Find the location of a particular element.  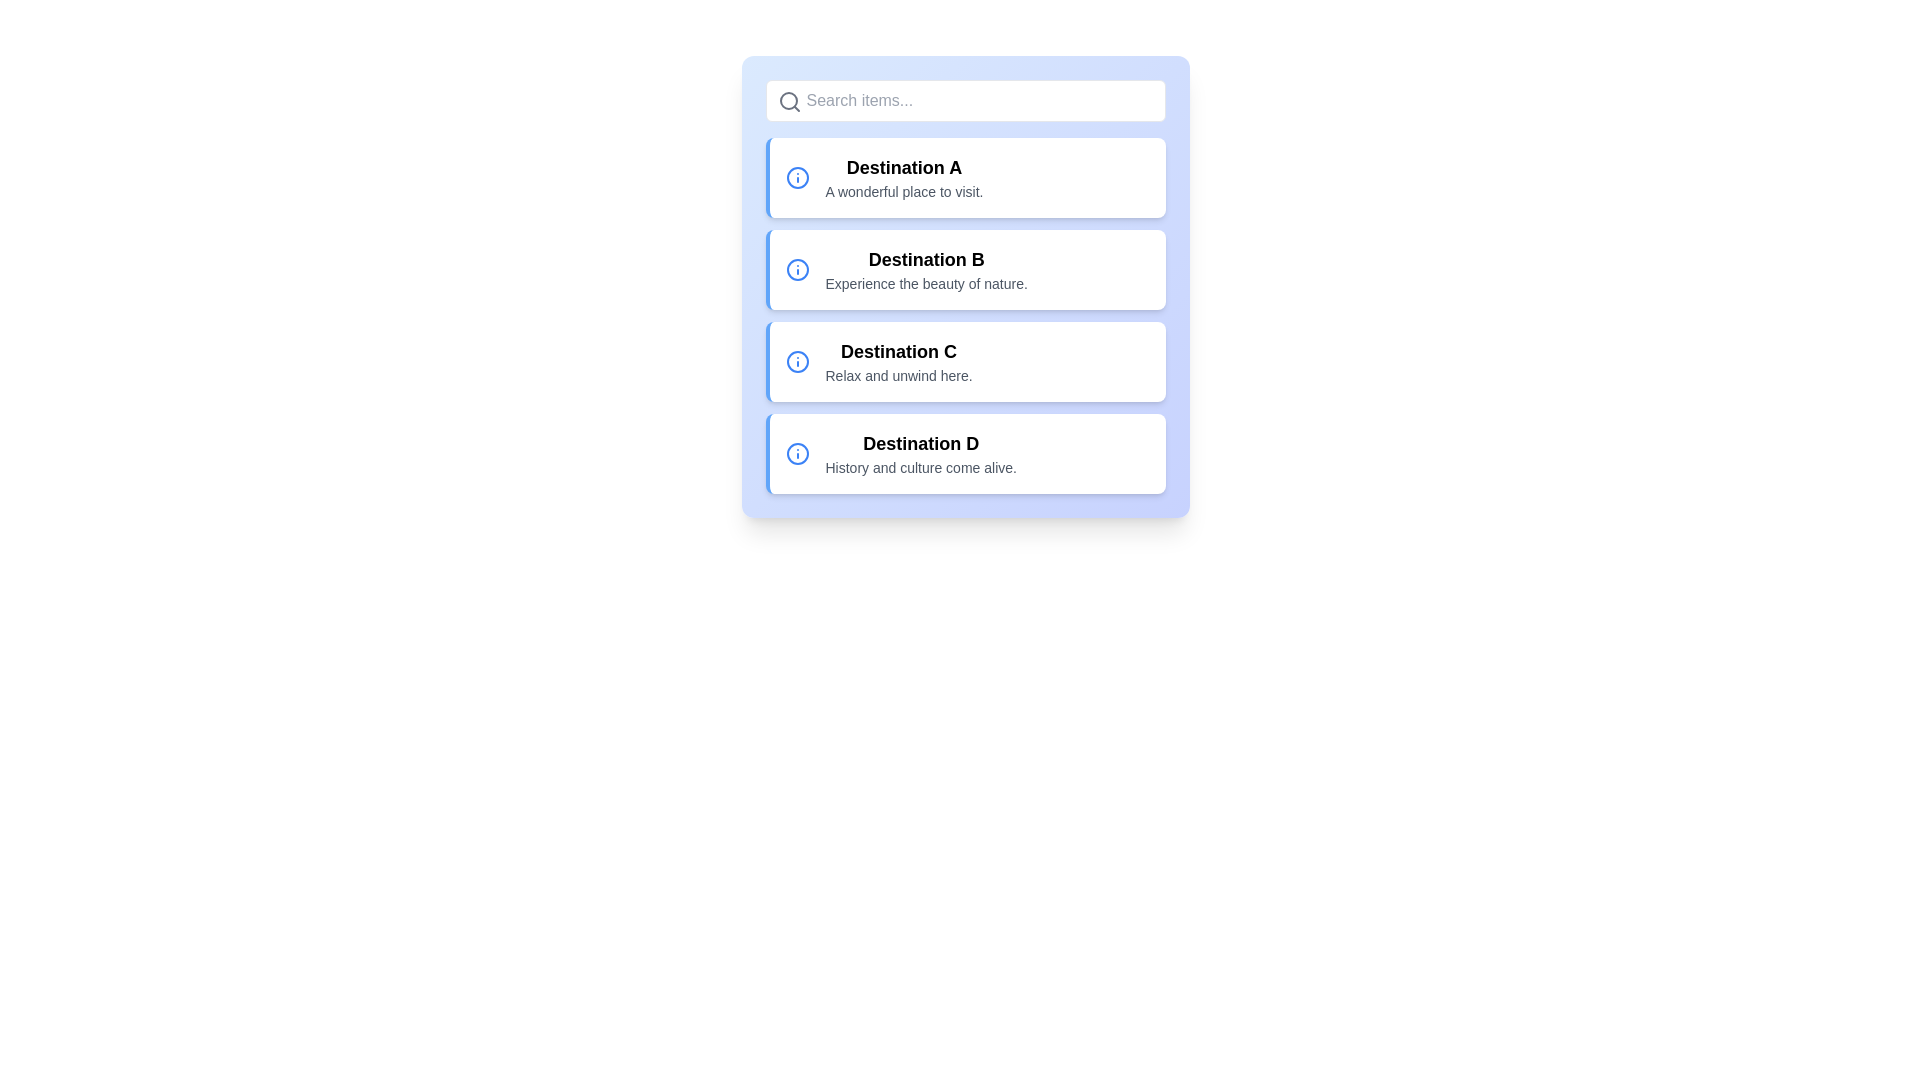

the descriptive card providing information about 'Destination B', which is the second card in a vertically arranged list of items is located at coordinates (925, 270).